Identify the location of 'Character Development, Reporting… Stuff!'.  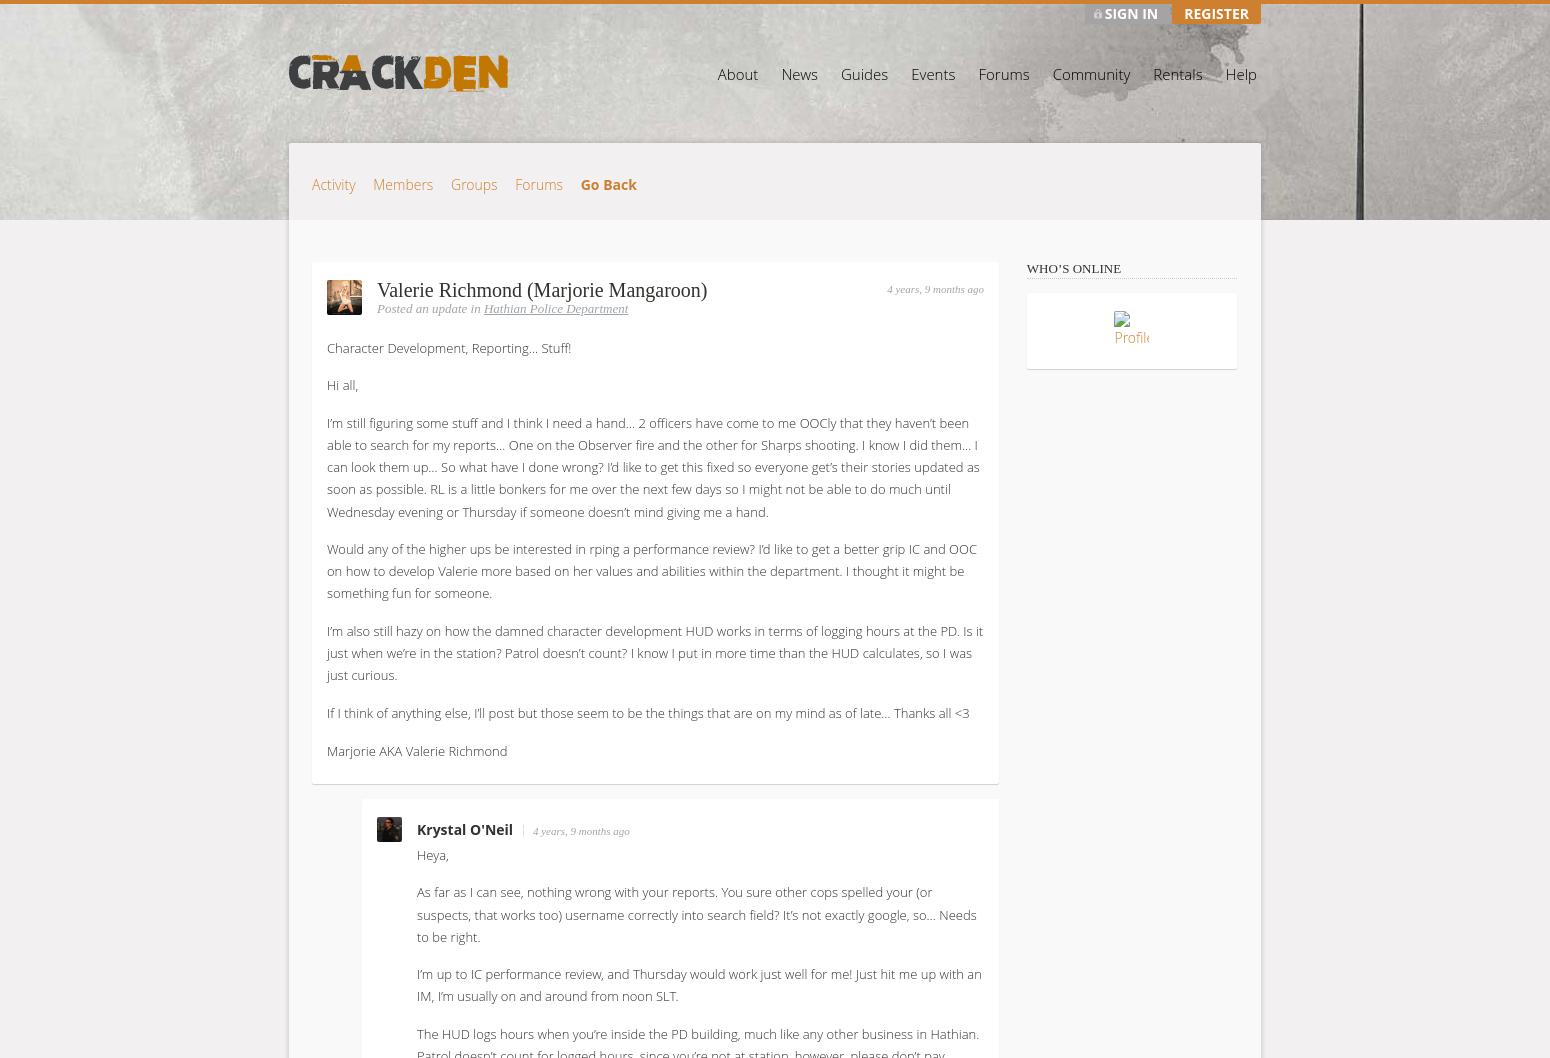
(326, 346).